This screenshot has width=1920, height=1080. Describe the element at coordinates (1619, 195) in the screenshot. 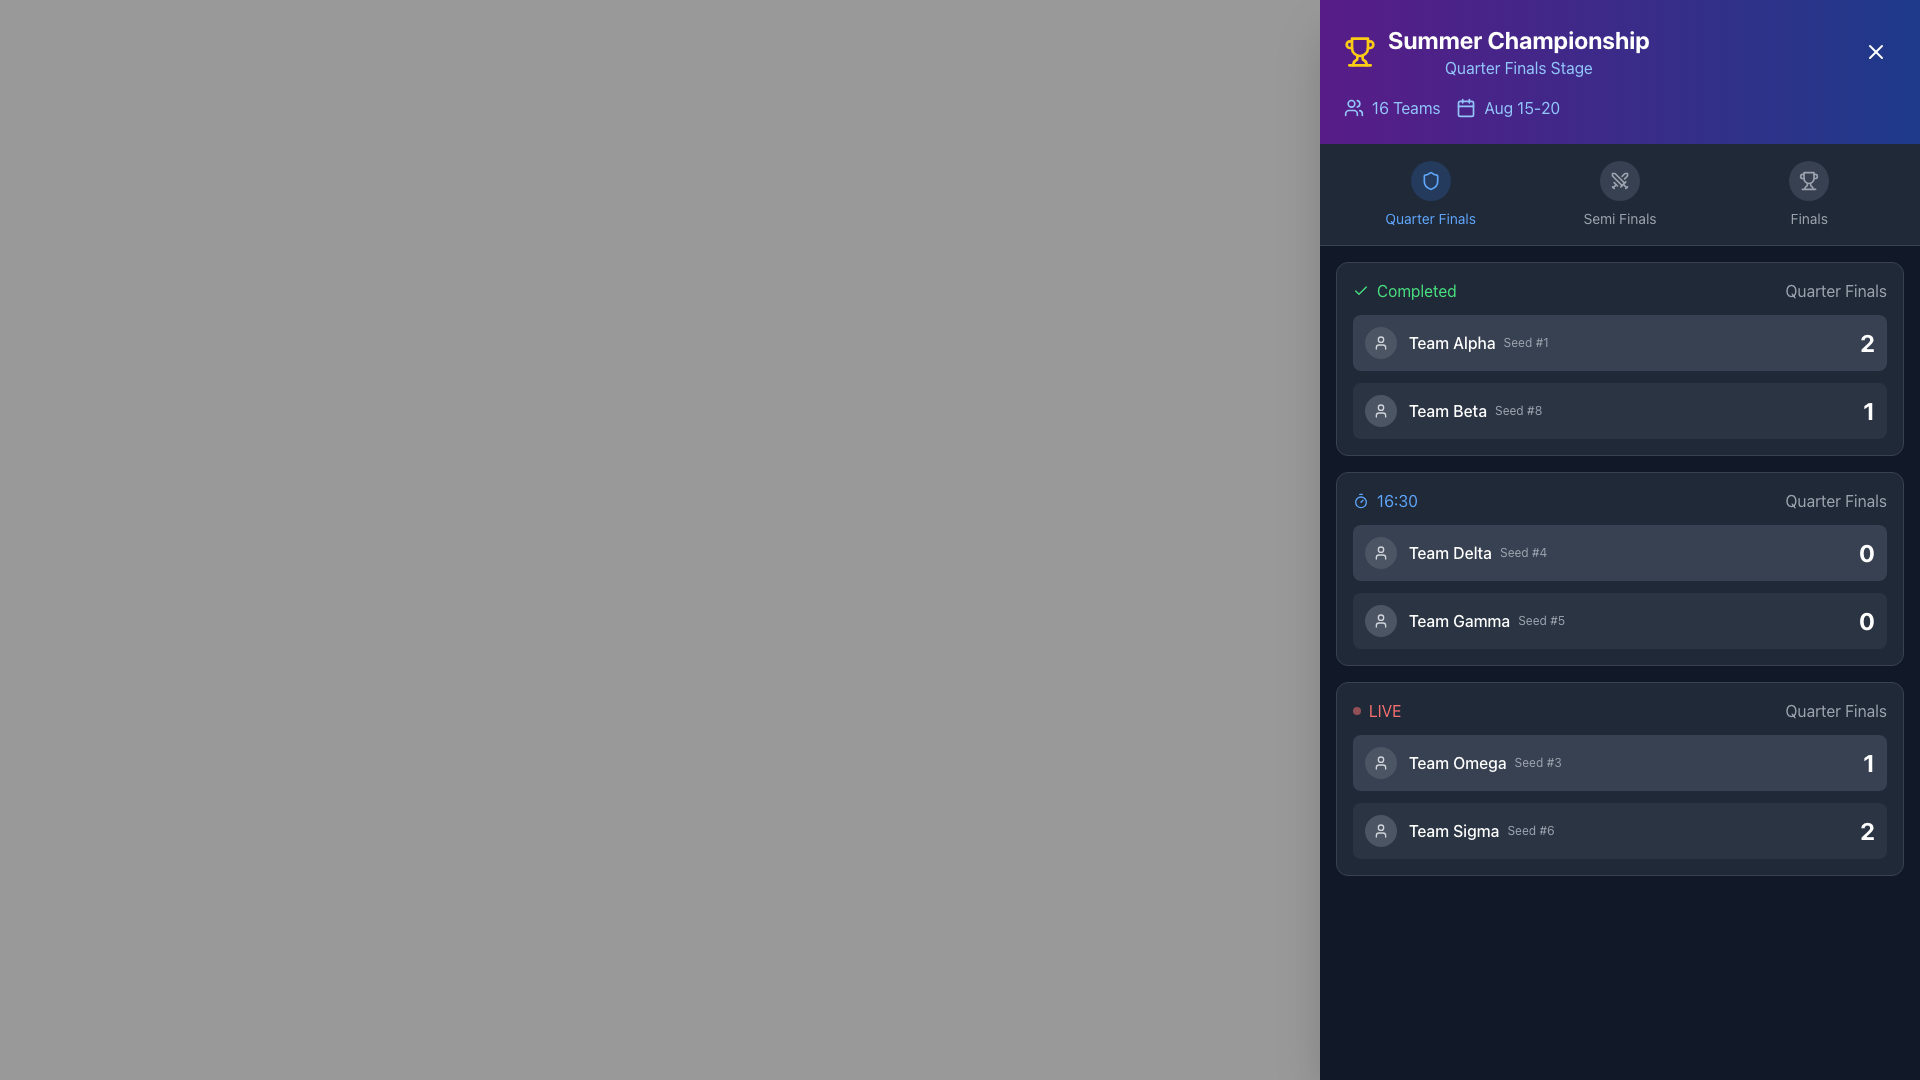

I see `the circular icon with a crossed swords symbol in the Navigation button labeled 'Semi Finals'` at that location.